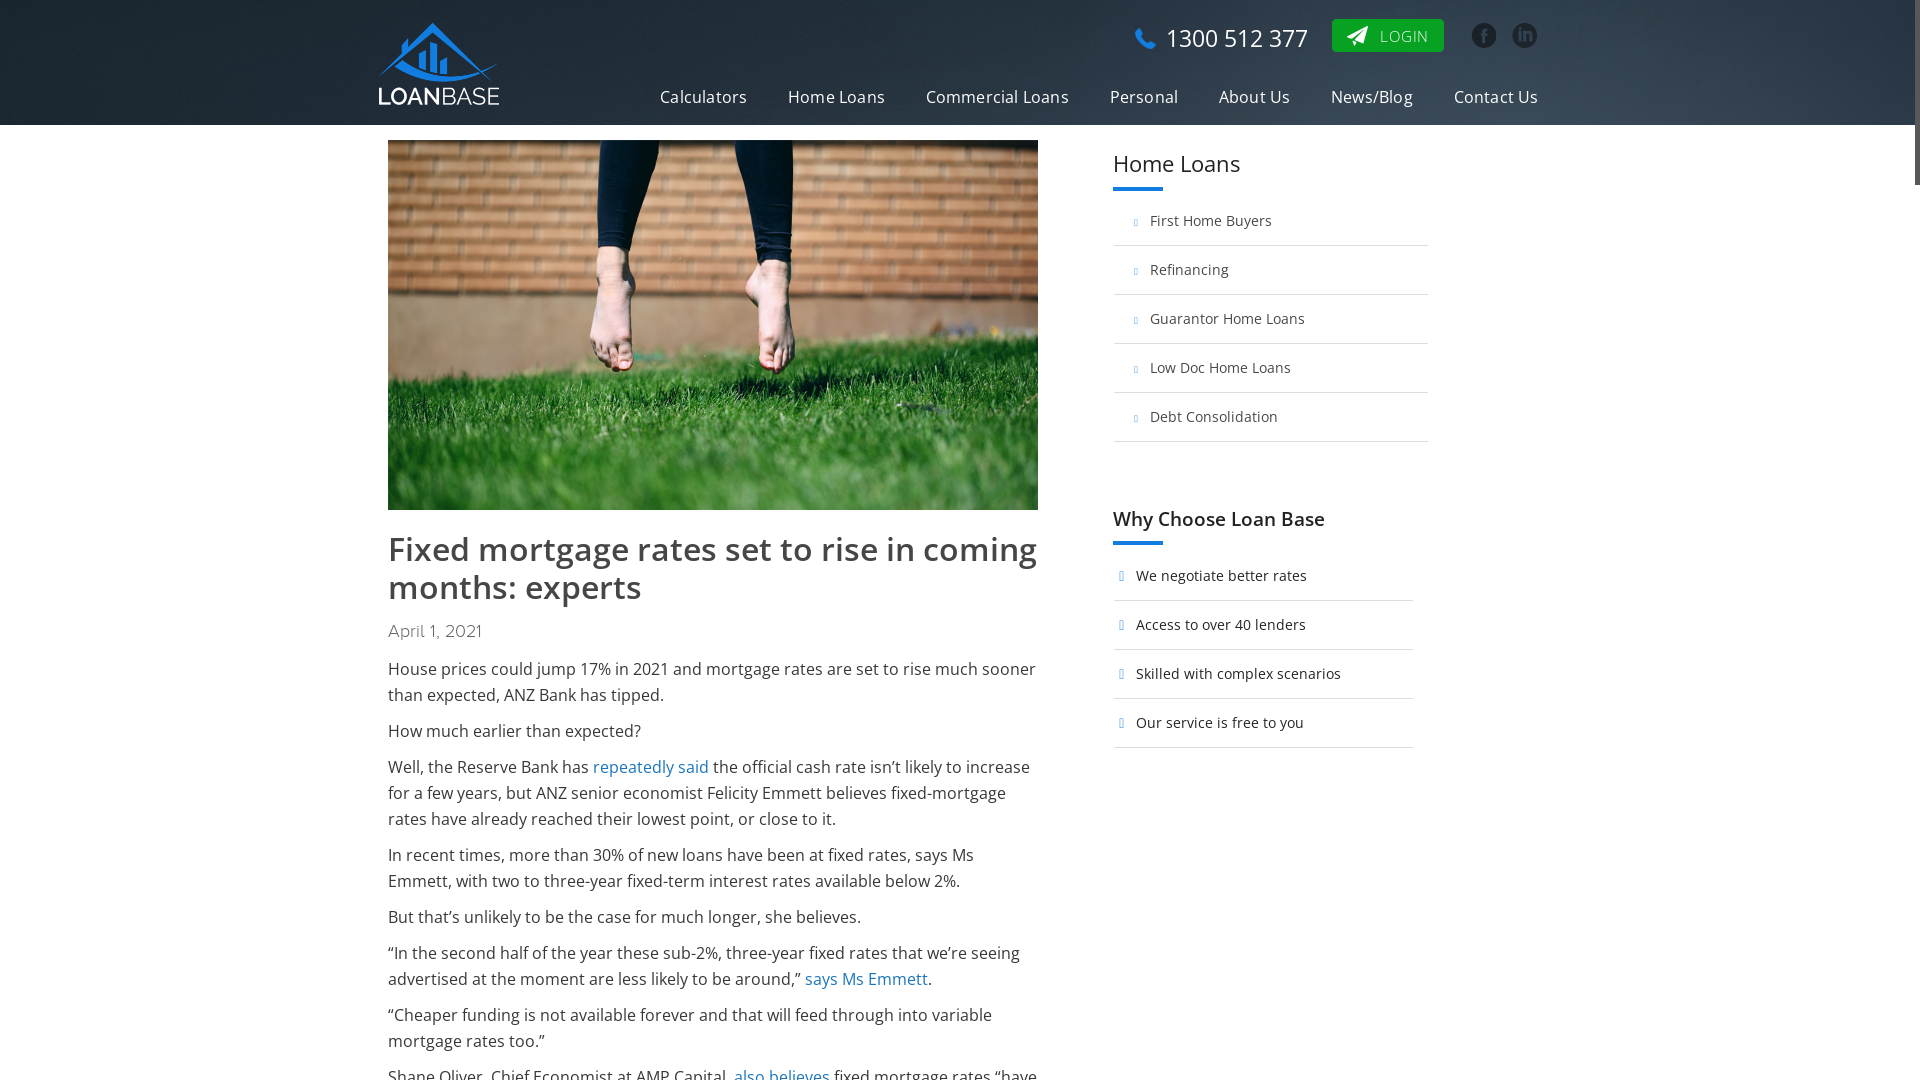  What do you see at coordinates (1269, 221) in the screenshot?
I see `'First Home Buyers'` at bounding box center [1269, 221].